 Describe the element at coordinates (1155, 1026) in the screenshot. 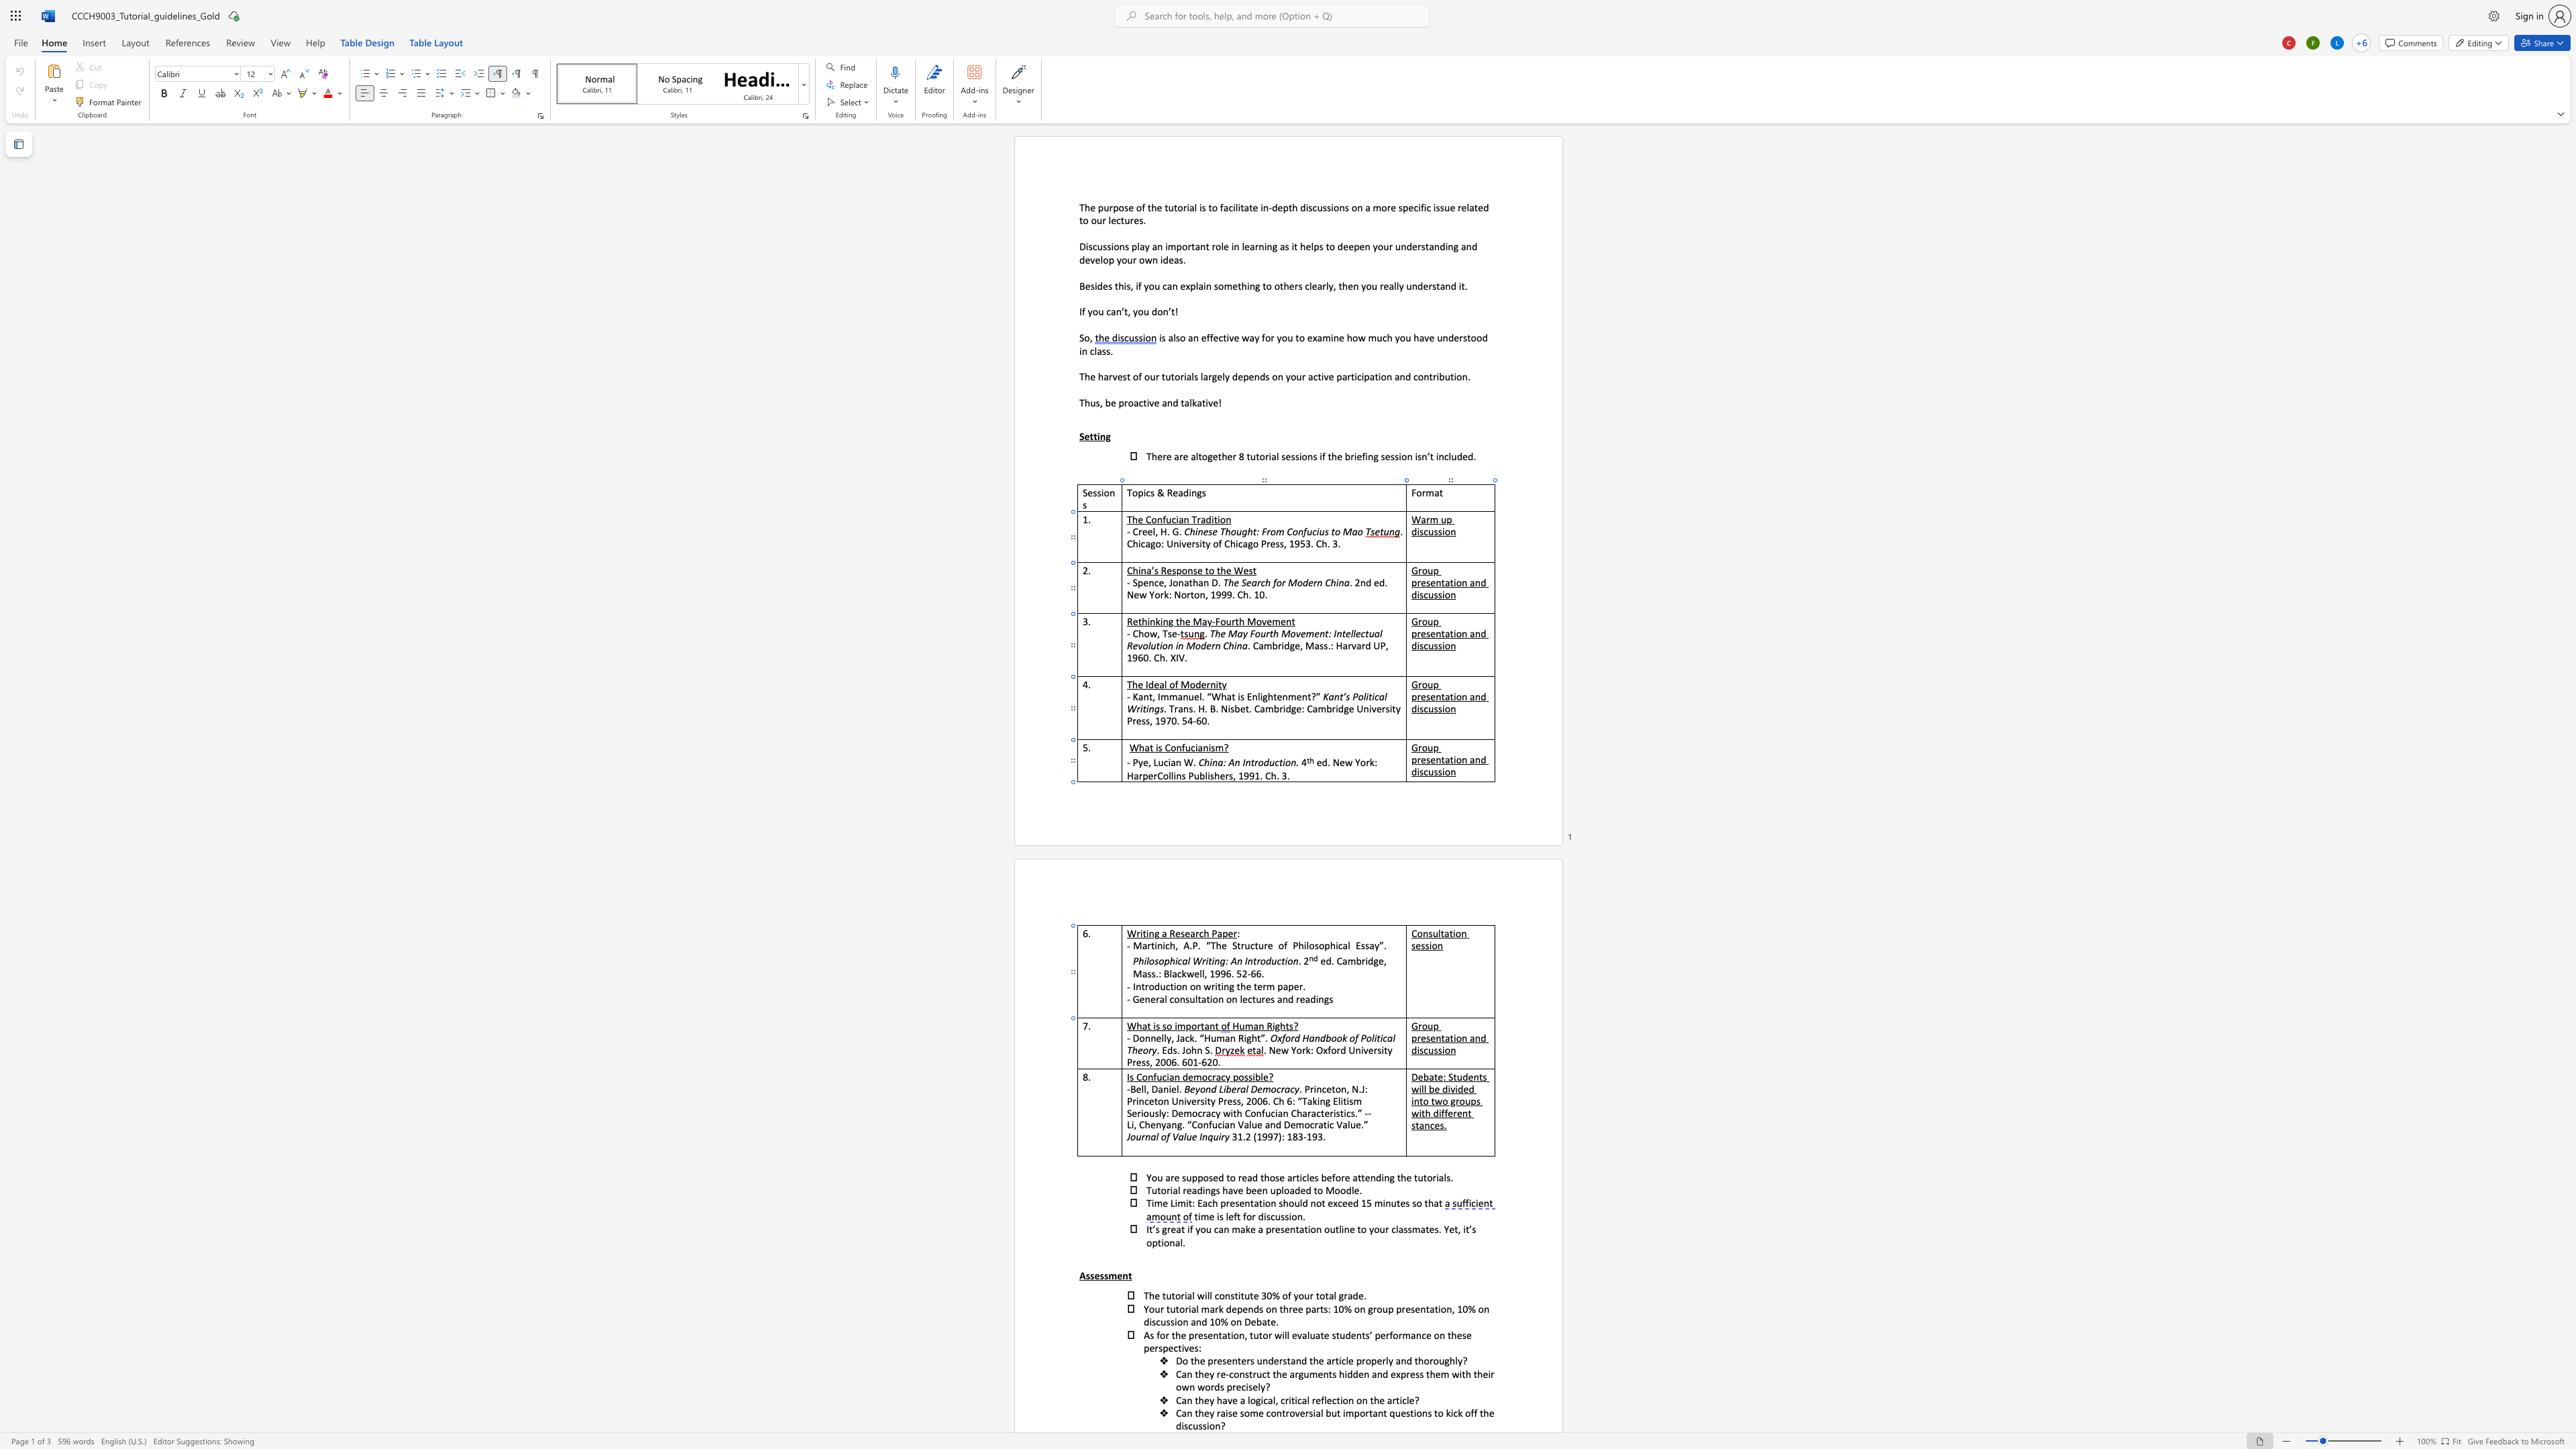

I see `the space between the continuous character "i" and "s" in the text` at that location.